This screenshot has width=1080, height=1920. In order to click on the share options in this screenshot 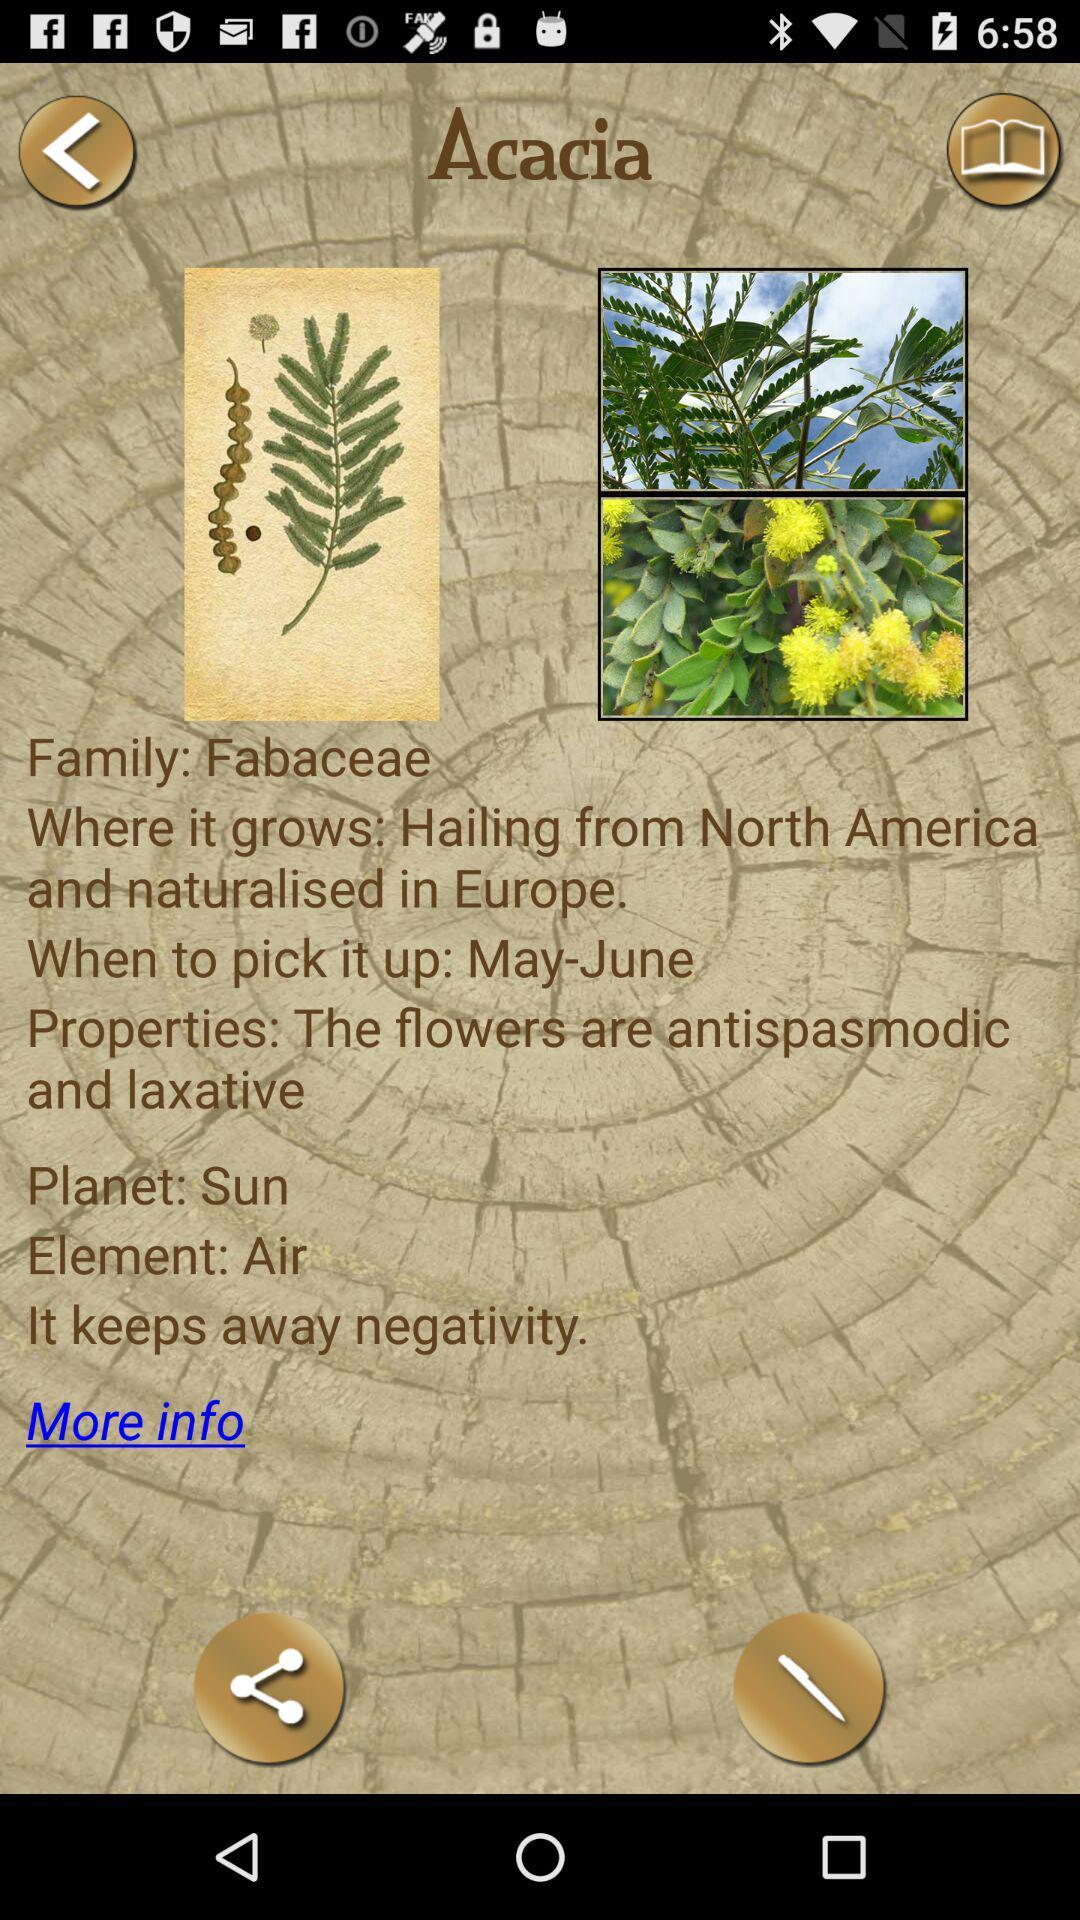, I will do `click(270, 1688)`.